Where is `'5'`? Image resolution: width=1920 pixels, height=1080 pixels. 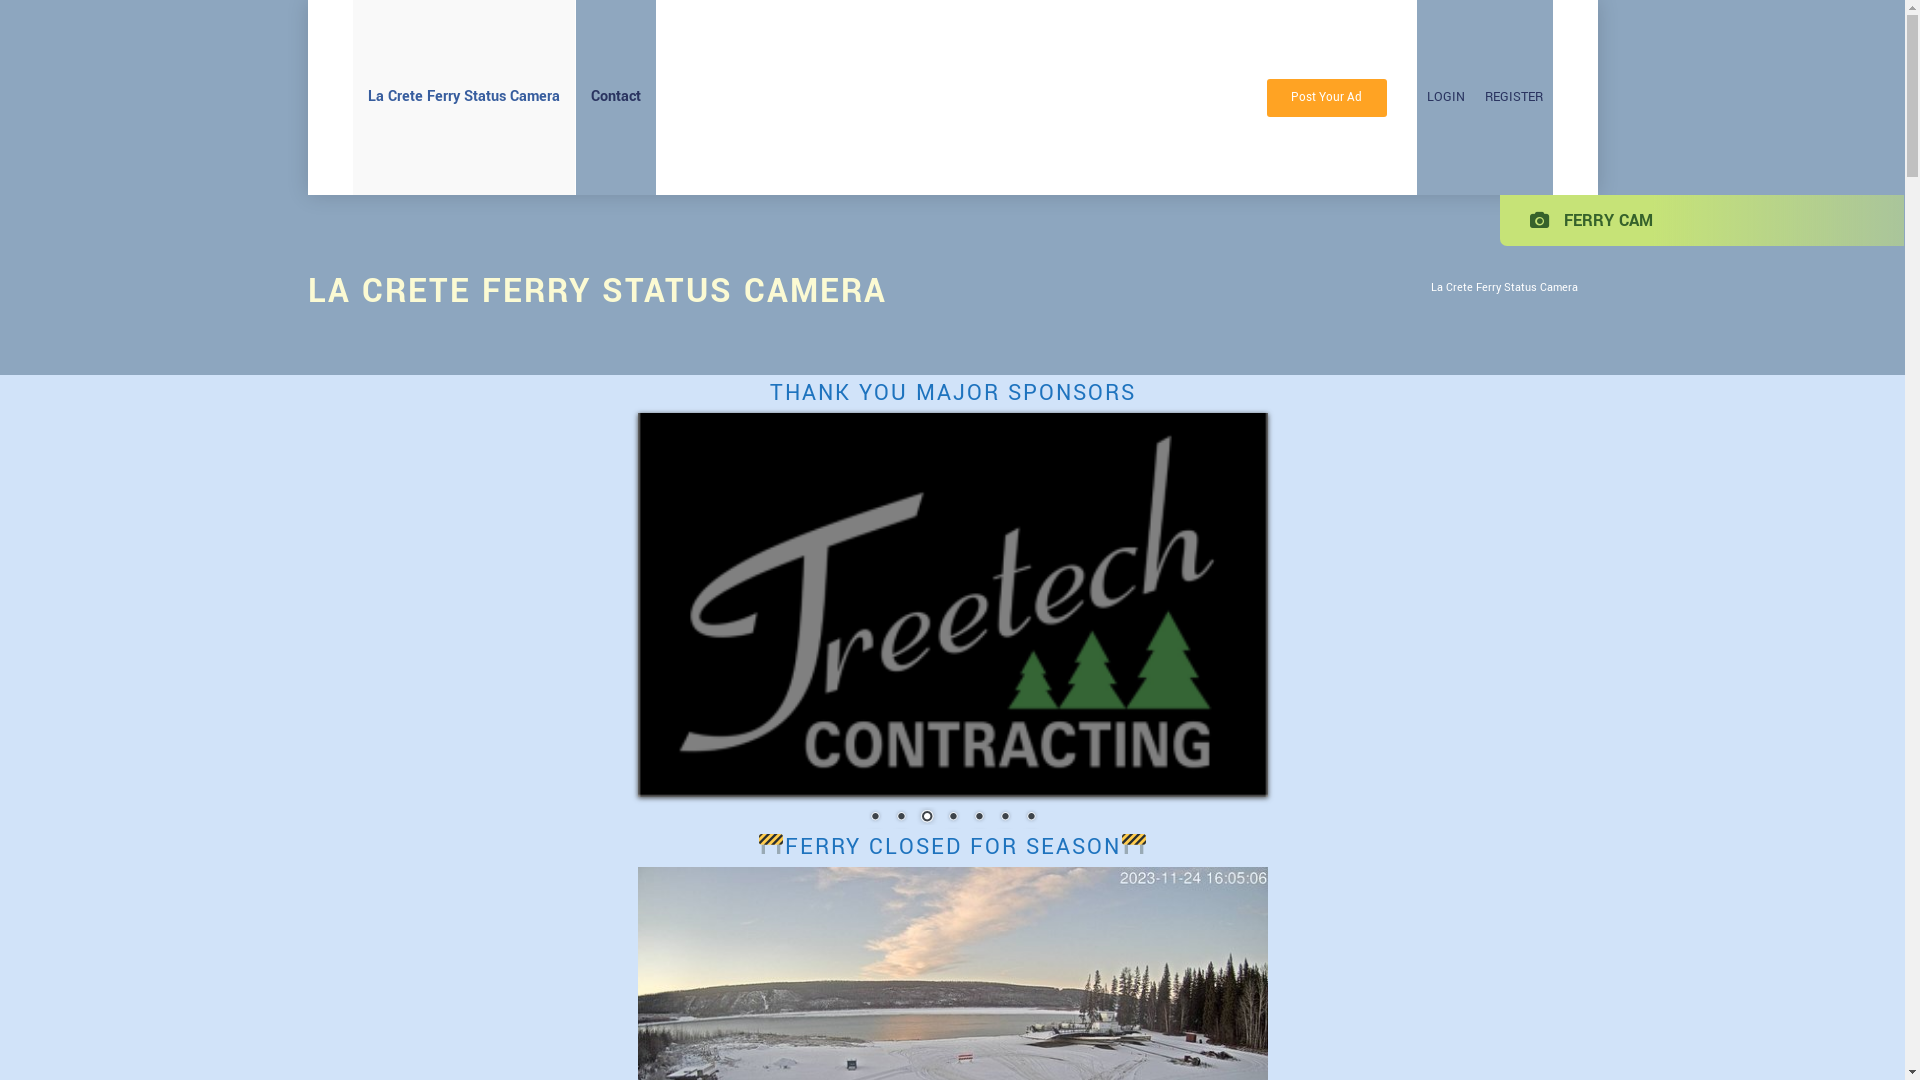 '5' is located at coordinates (979, 817).